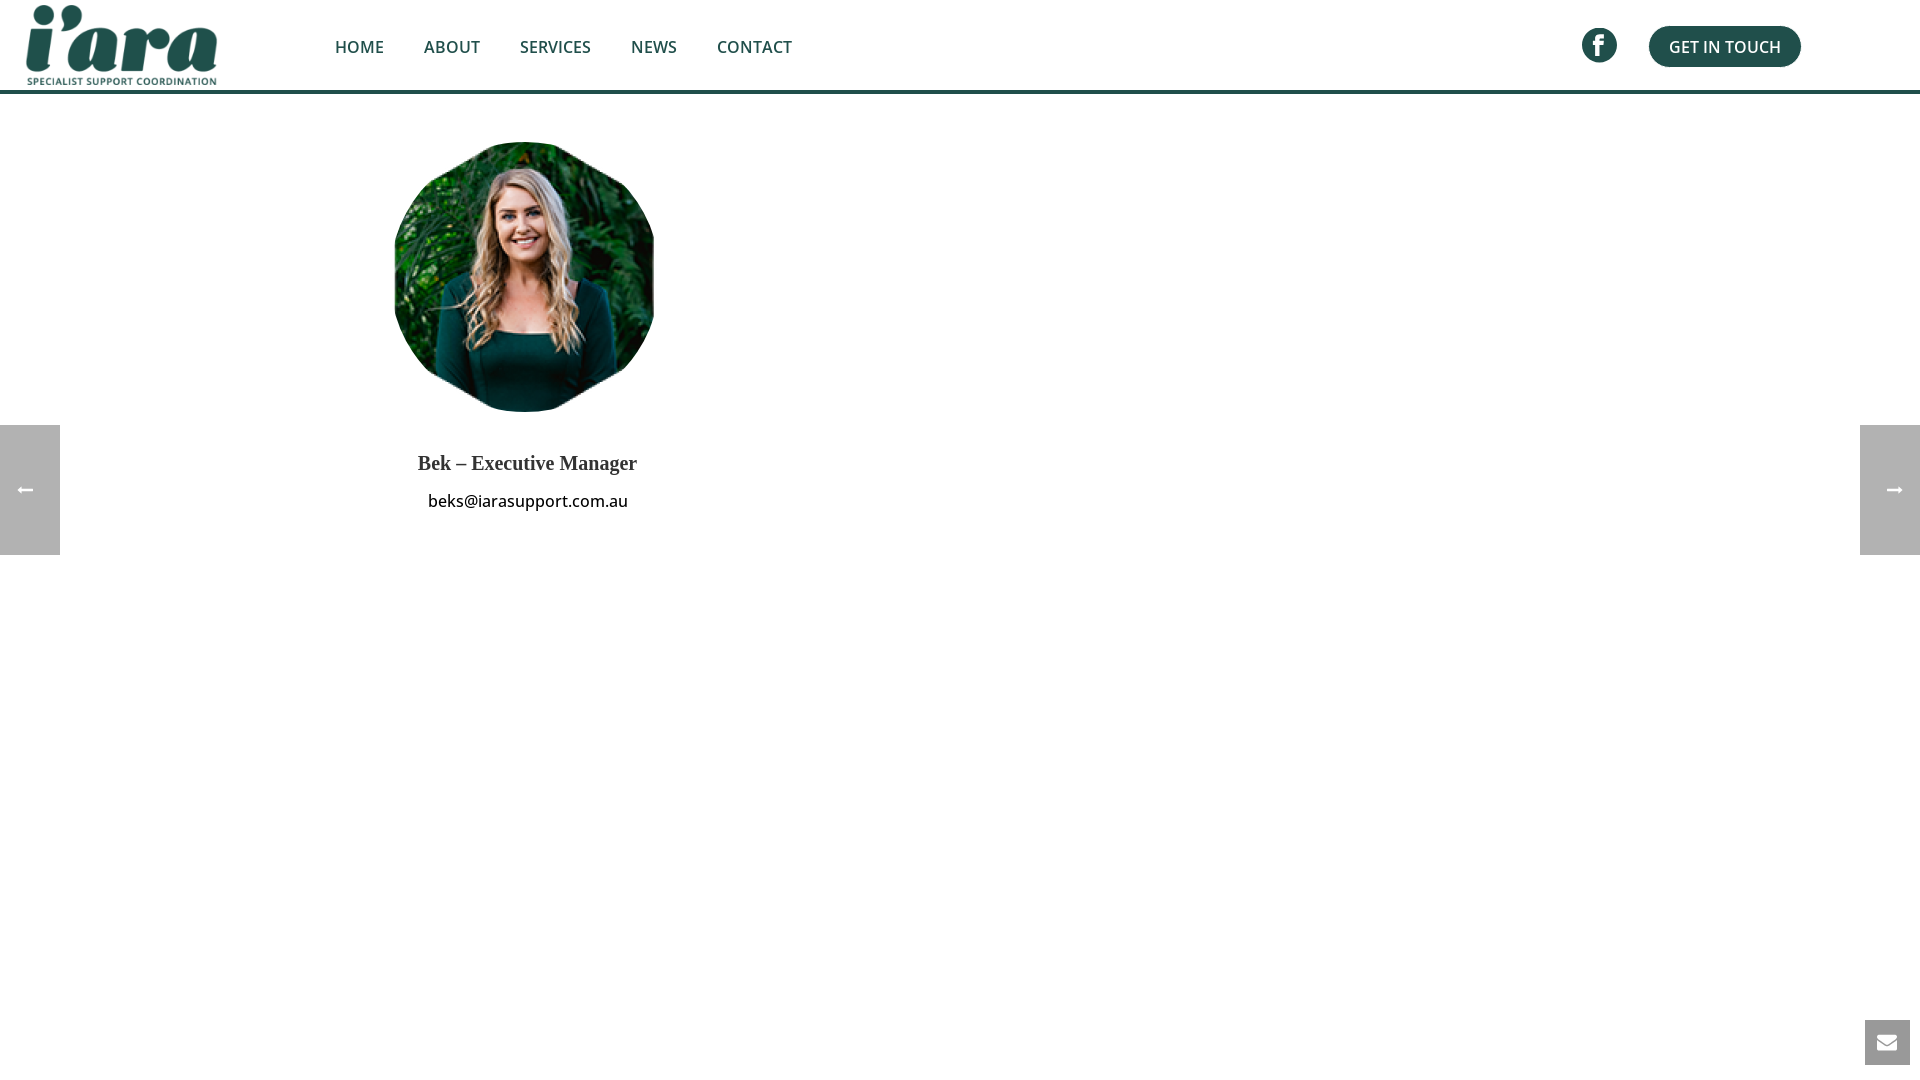 The image size is (1920, 1080). What do you see at coordinates (653, 45) in the screenshot?
I see `'NEWS'` at bounding box center [653, 45].